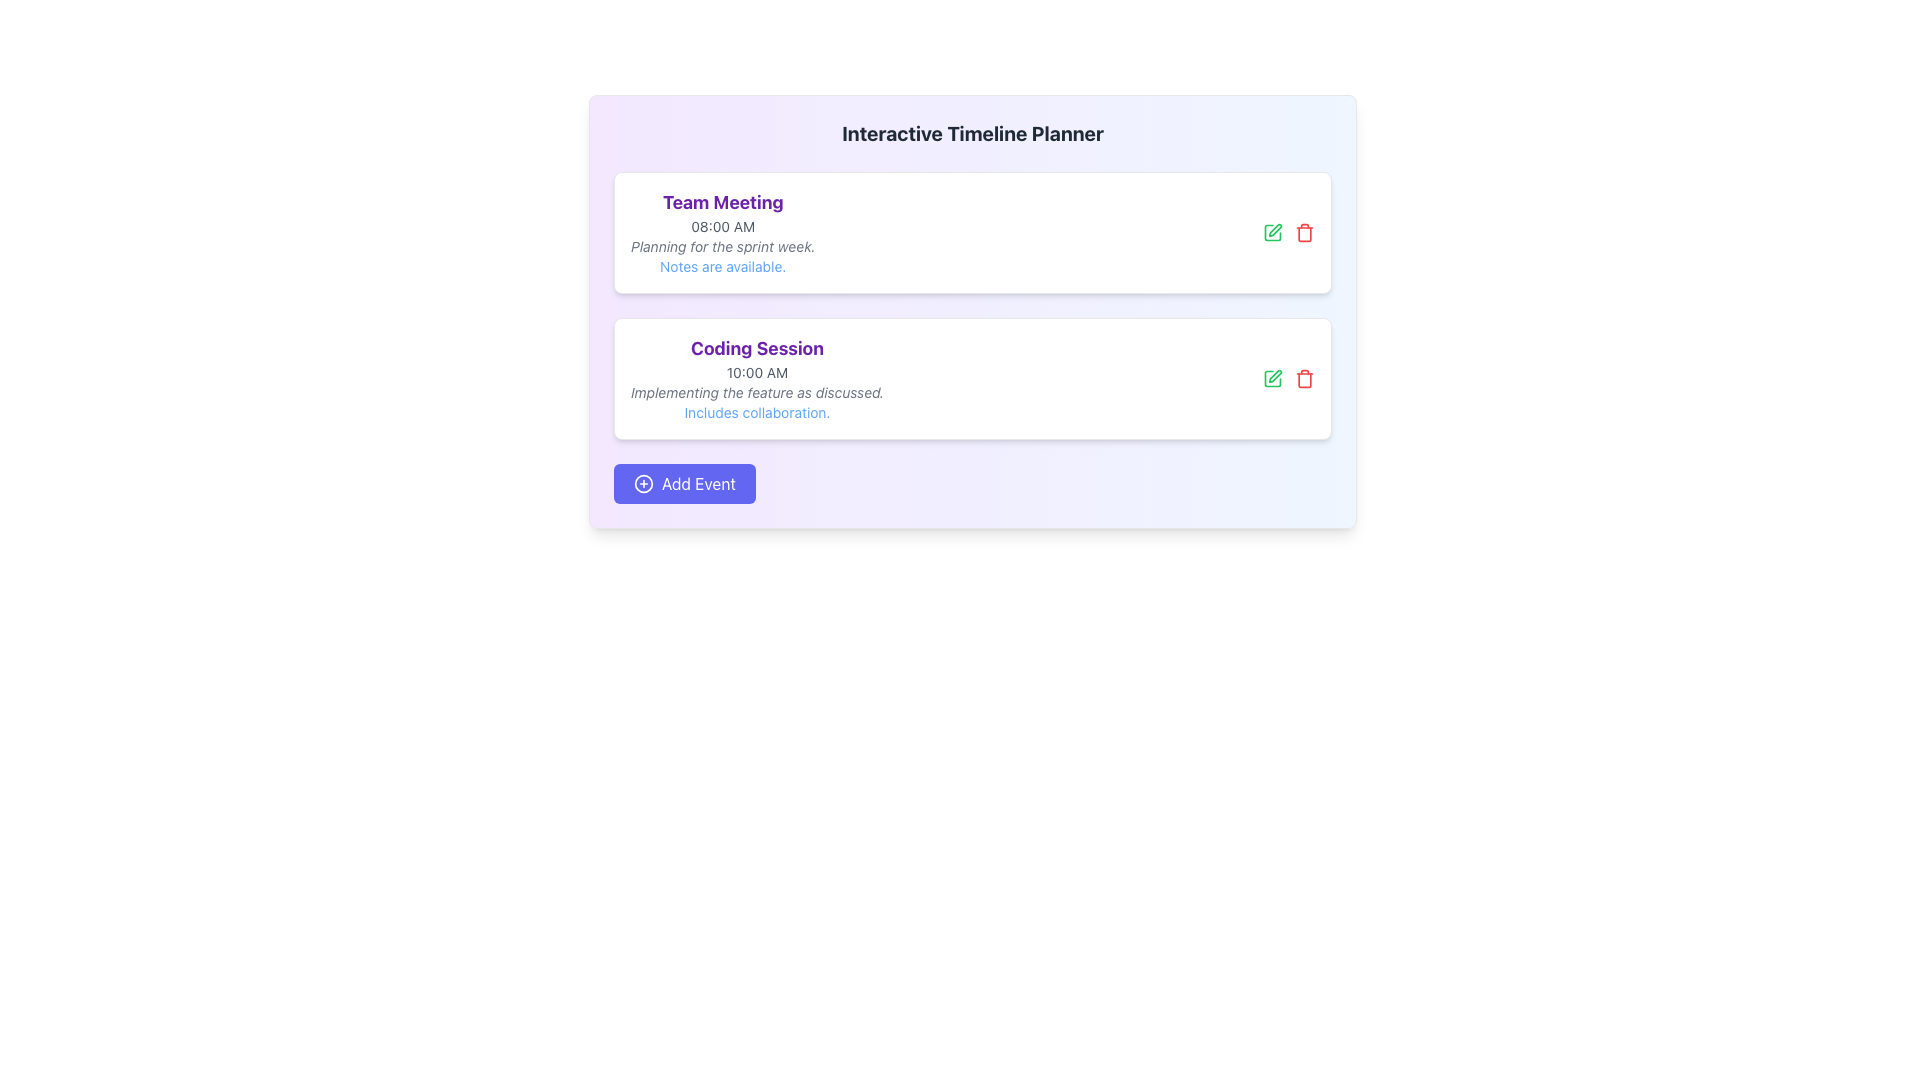 Image resolution: width=1920 pixels, height=1080 pixels. What do you see at coordinates (1289, 378) in the screenshot?
I see `the trash icon (red delete icon) located in the bottom-right corner of the 'Coding Session' card` at bounding box center [1289, 378].